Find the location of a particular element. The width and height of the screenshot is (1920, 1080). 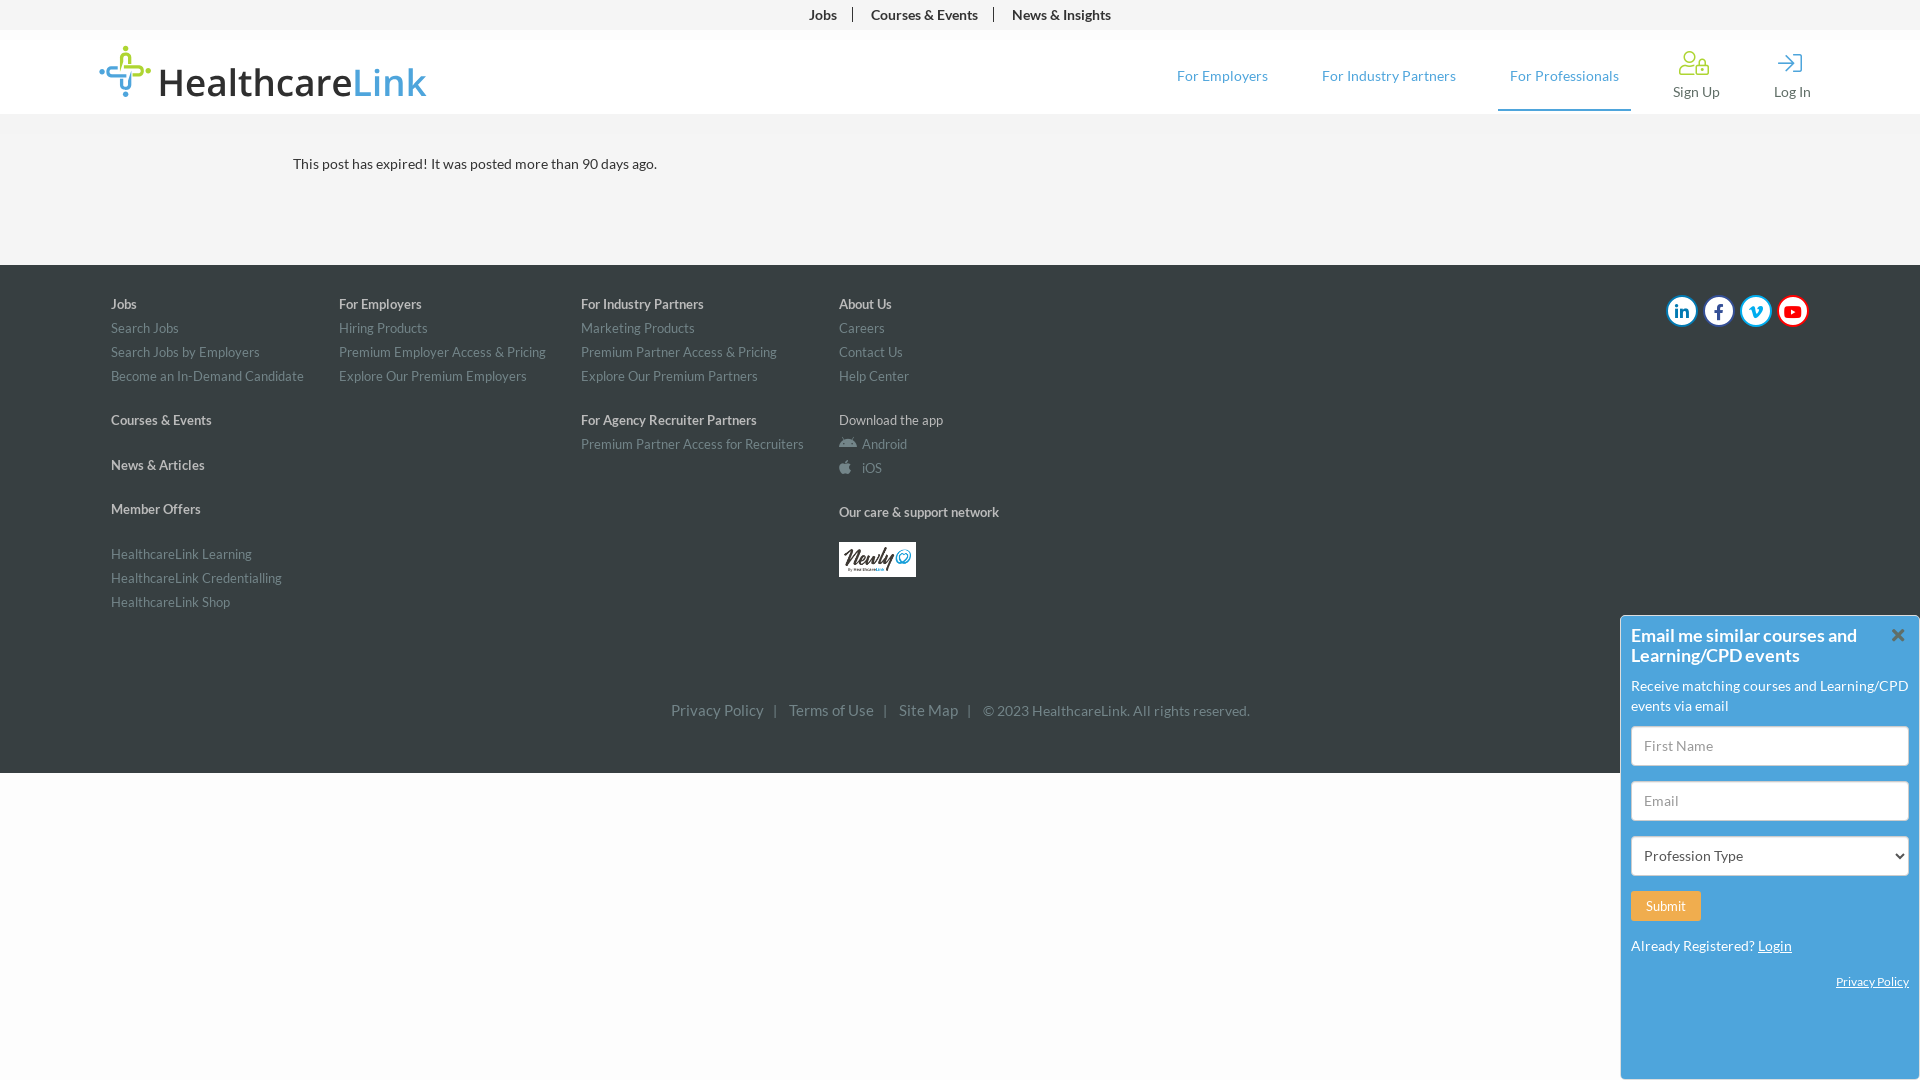

'Search Jobs' is located at coordinates (143, 326).